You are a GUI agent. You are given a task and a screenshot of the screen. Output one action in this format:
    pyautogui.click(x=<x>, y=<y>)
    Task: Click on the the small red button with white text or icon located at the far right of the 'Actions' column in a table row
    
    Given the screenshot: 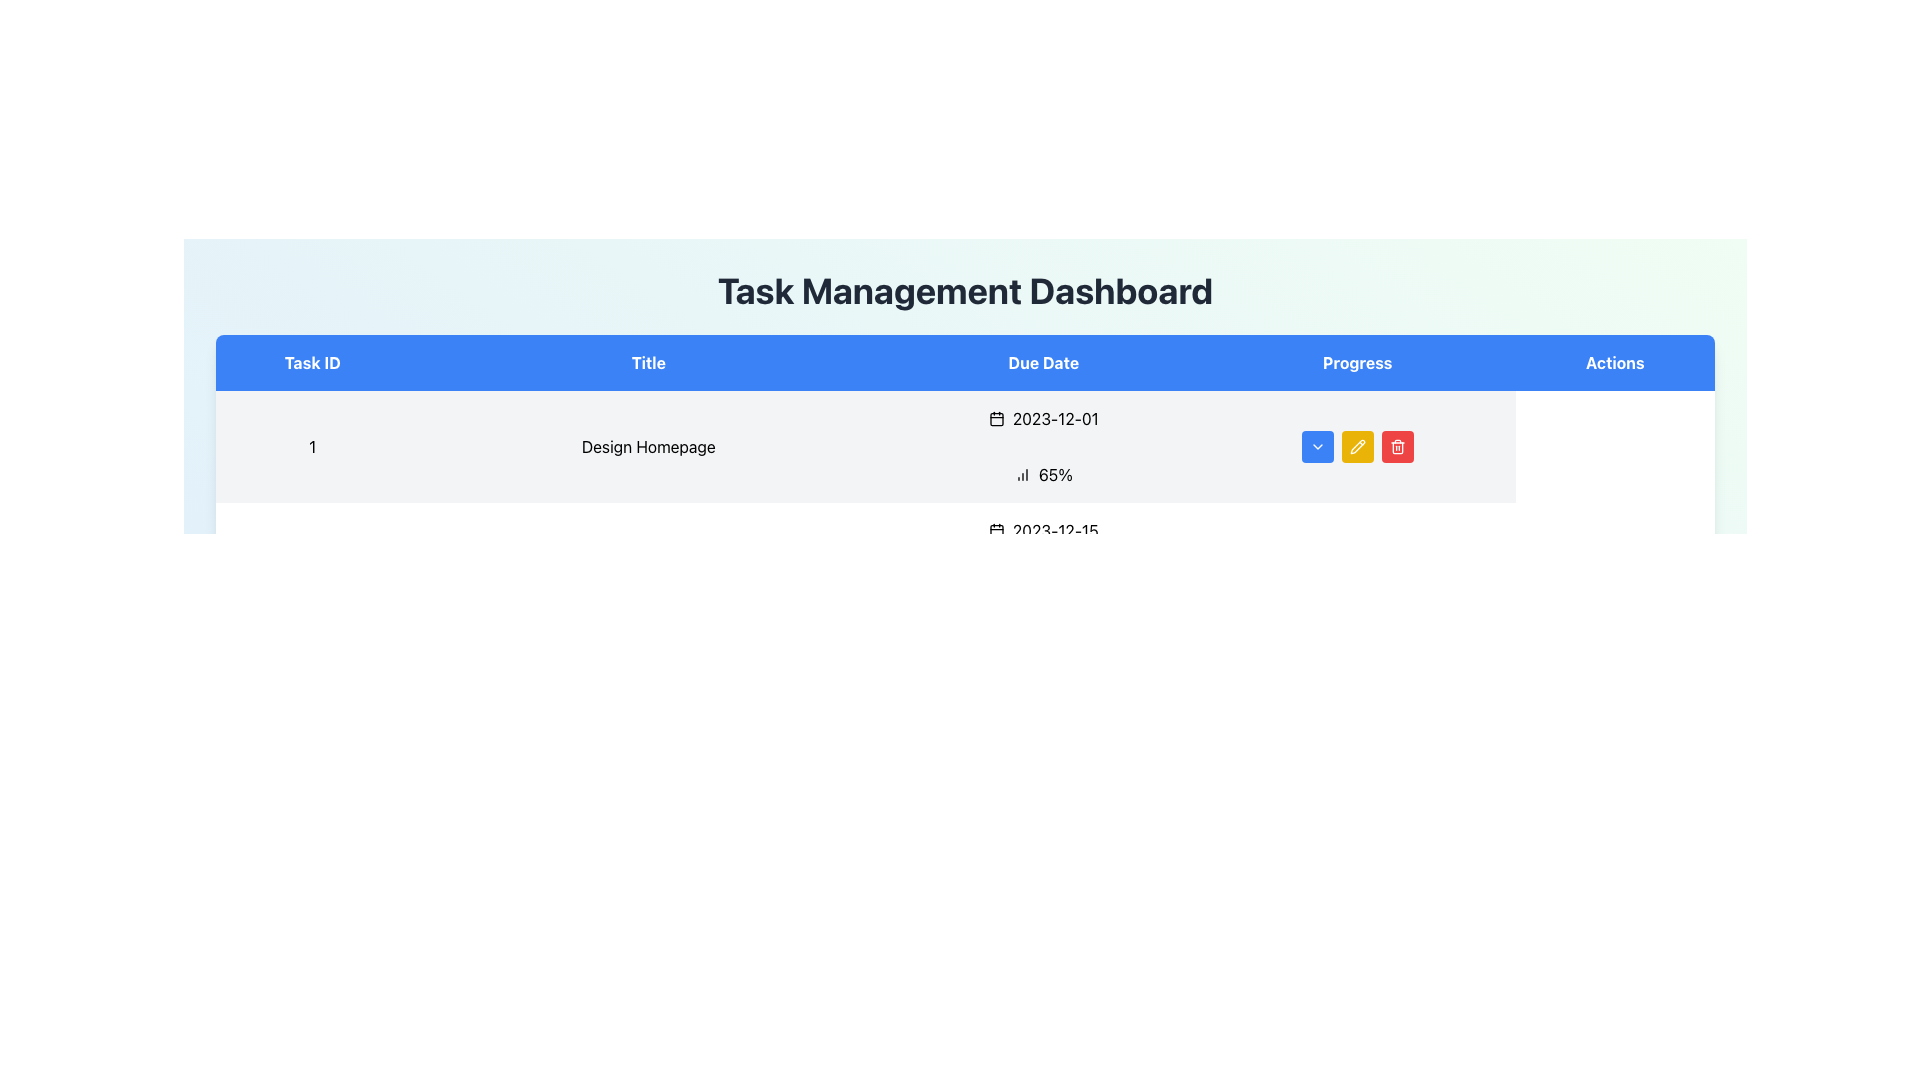 What is the action you would take?
    pyautogui.click(x=1396, y=446)
    